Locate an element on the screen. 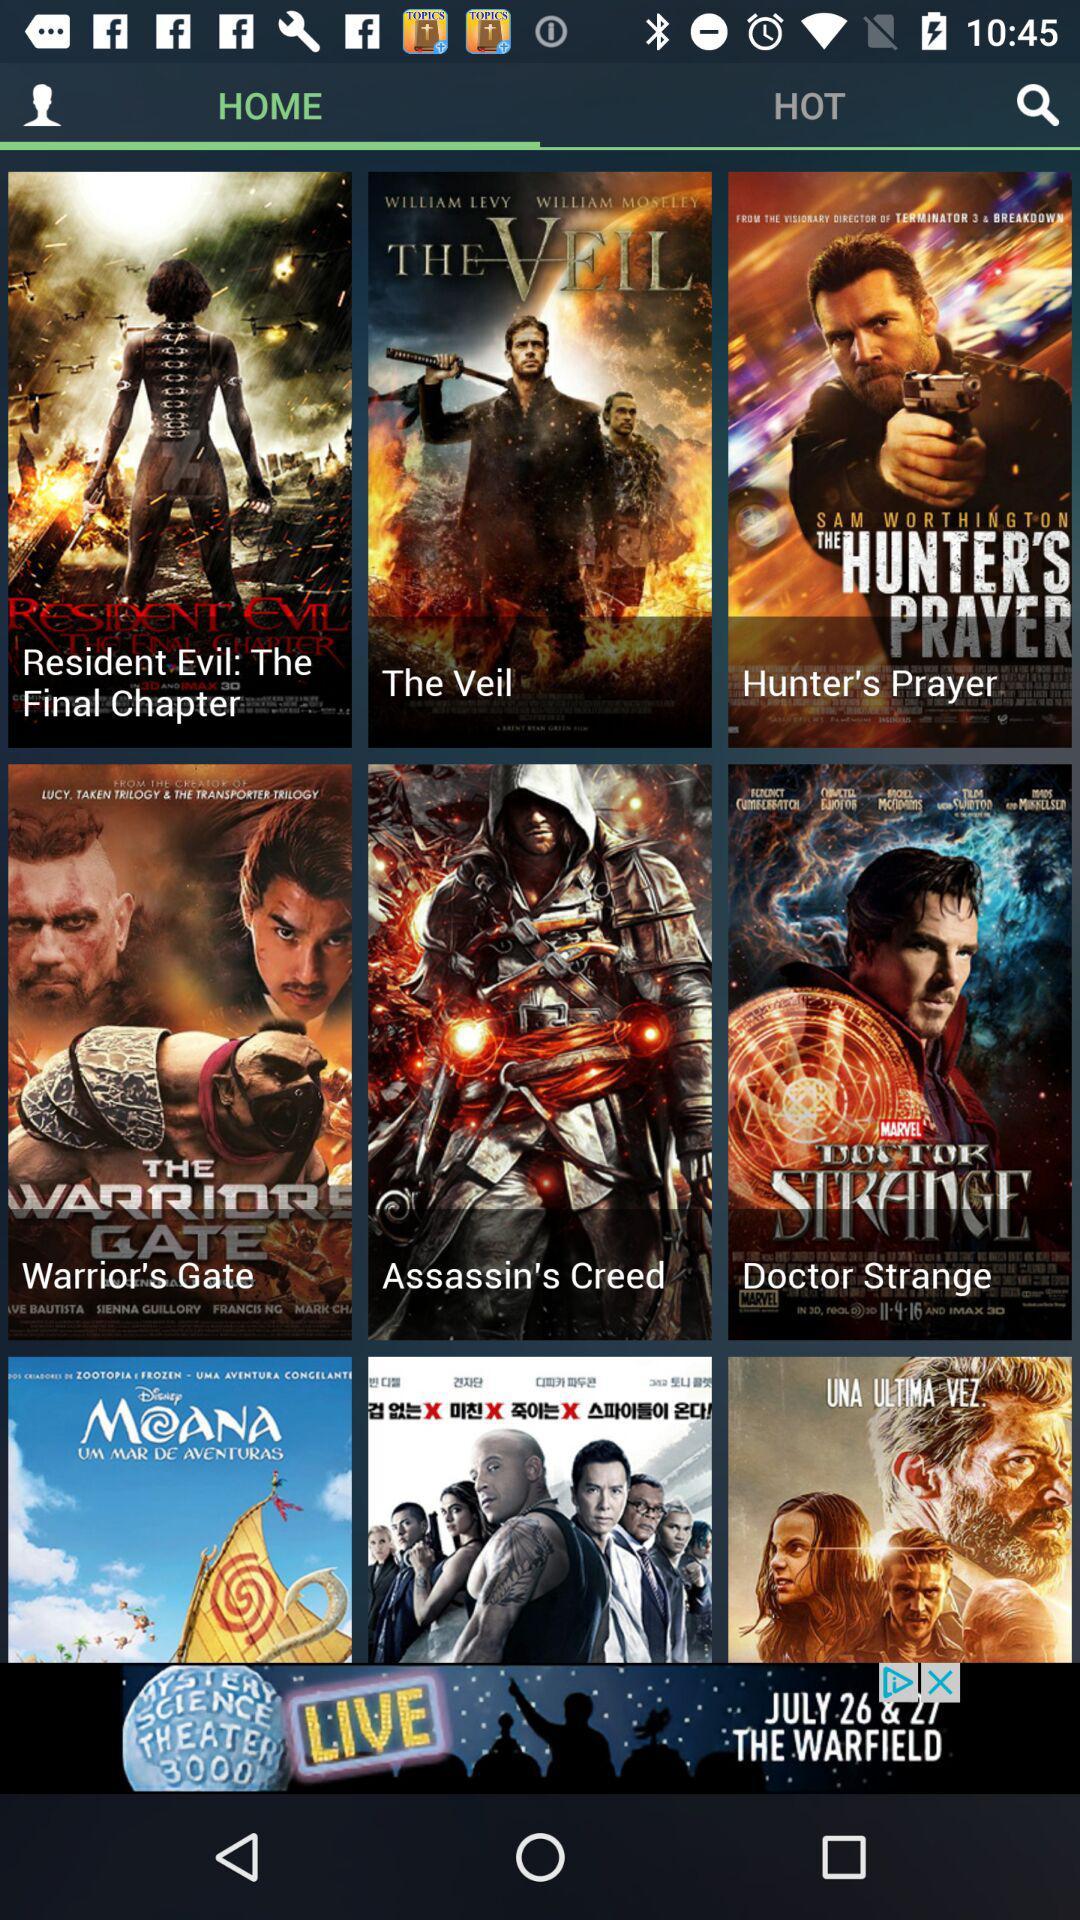 The height and width of the screenshot is (1920, 1080). search is located at coordinates (1036, 104).